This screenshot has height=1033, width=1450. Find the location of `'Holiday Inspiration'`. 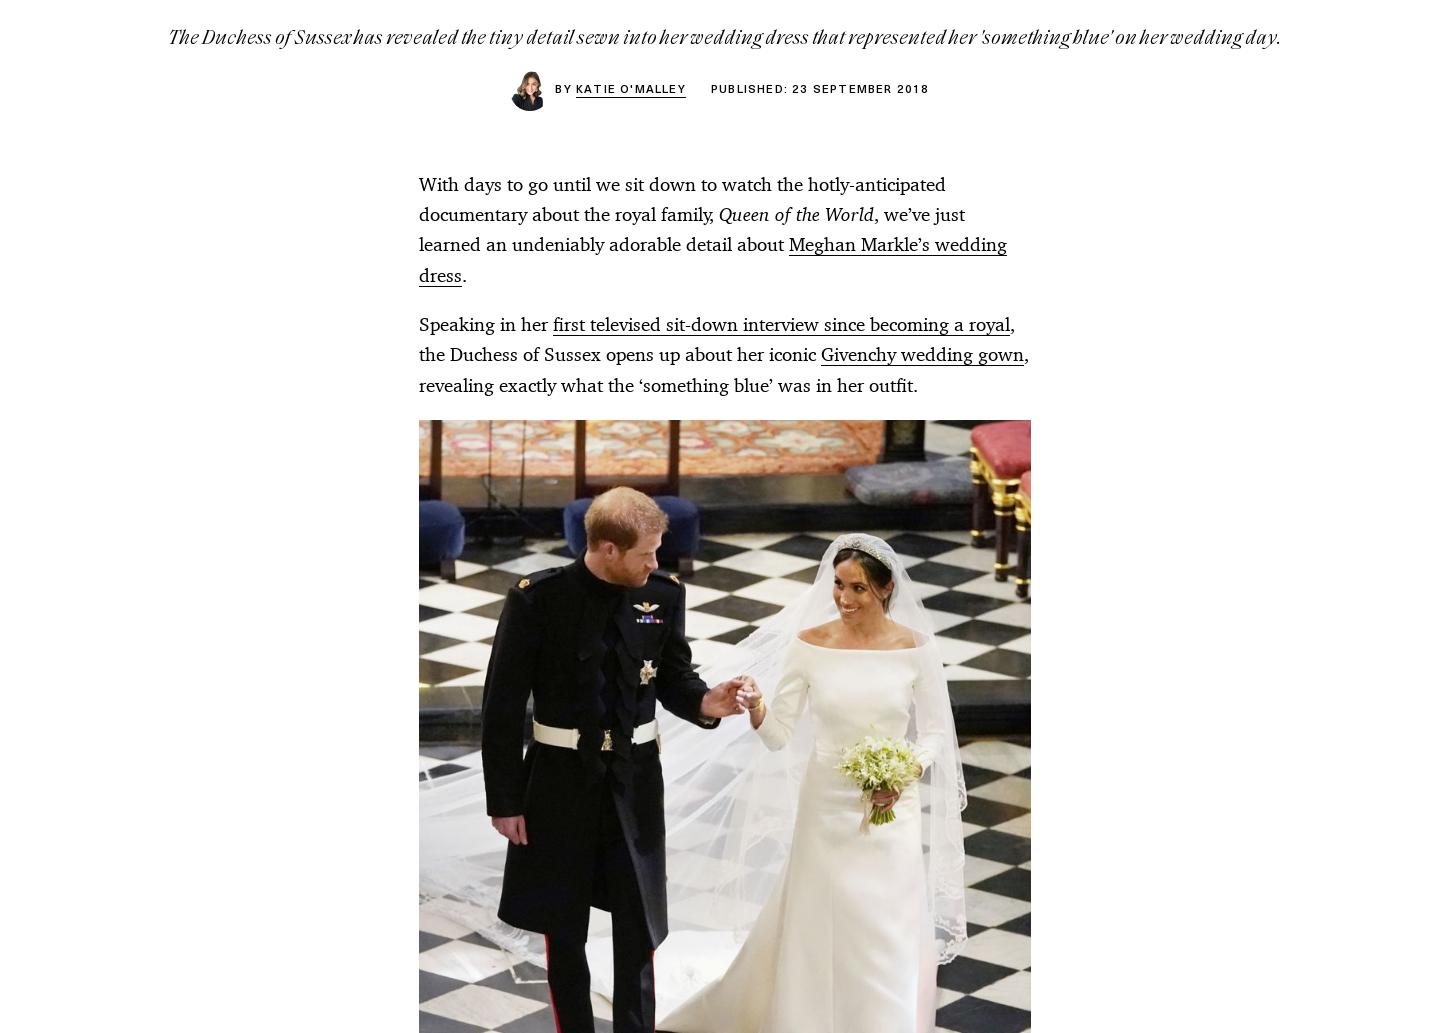

'Holiday Inspiration' is located at coordinates (798, 560).